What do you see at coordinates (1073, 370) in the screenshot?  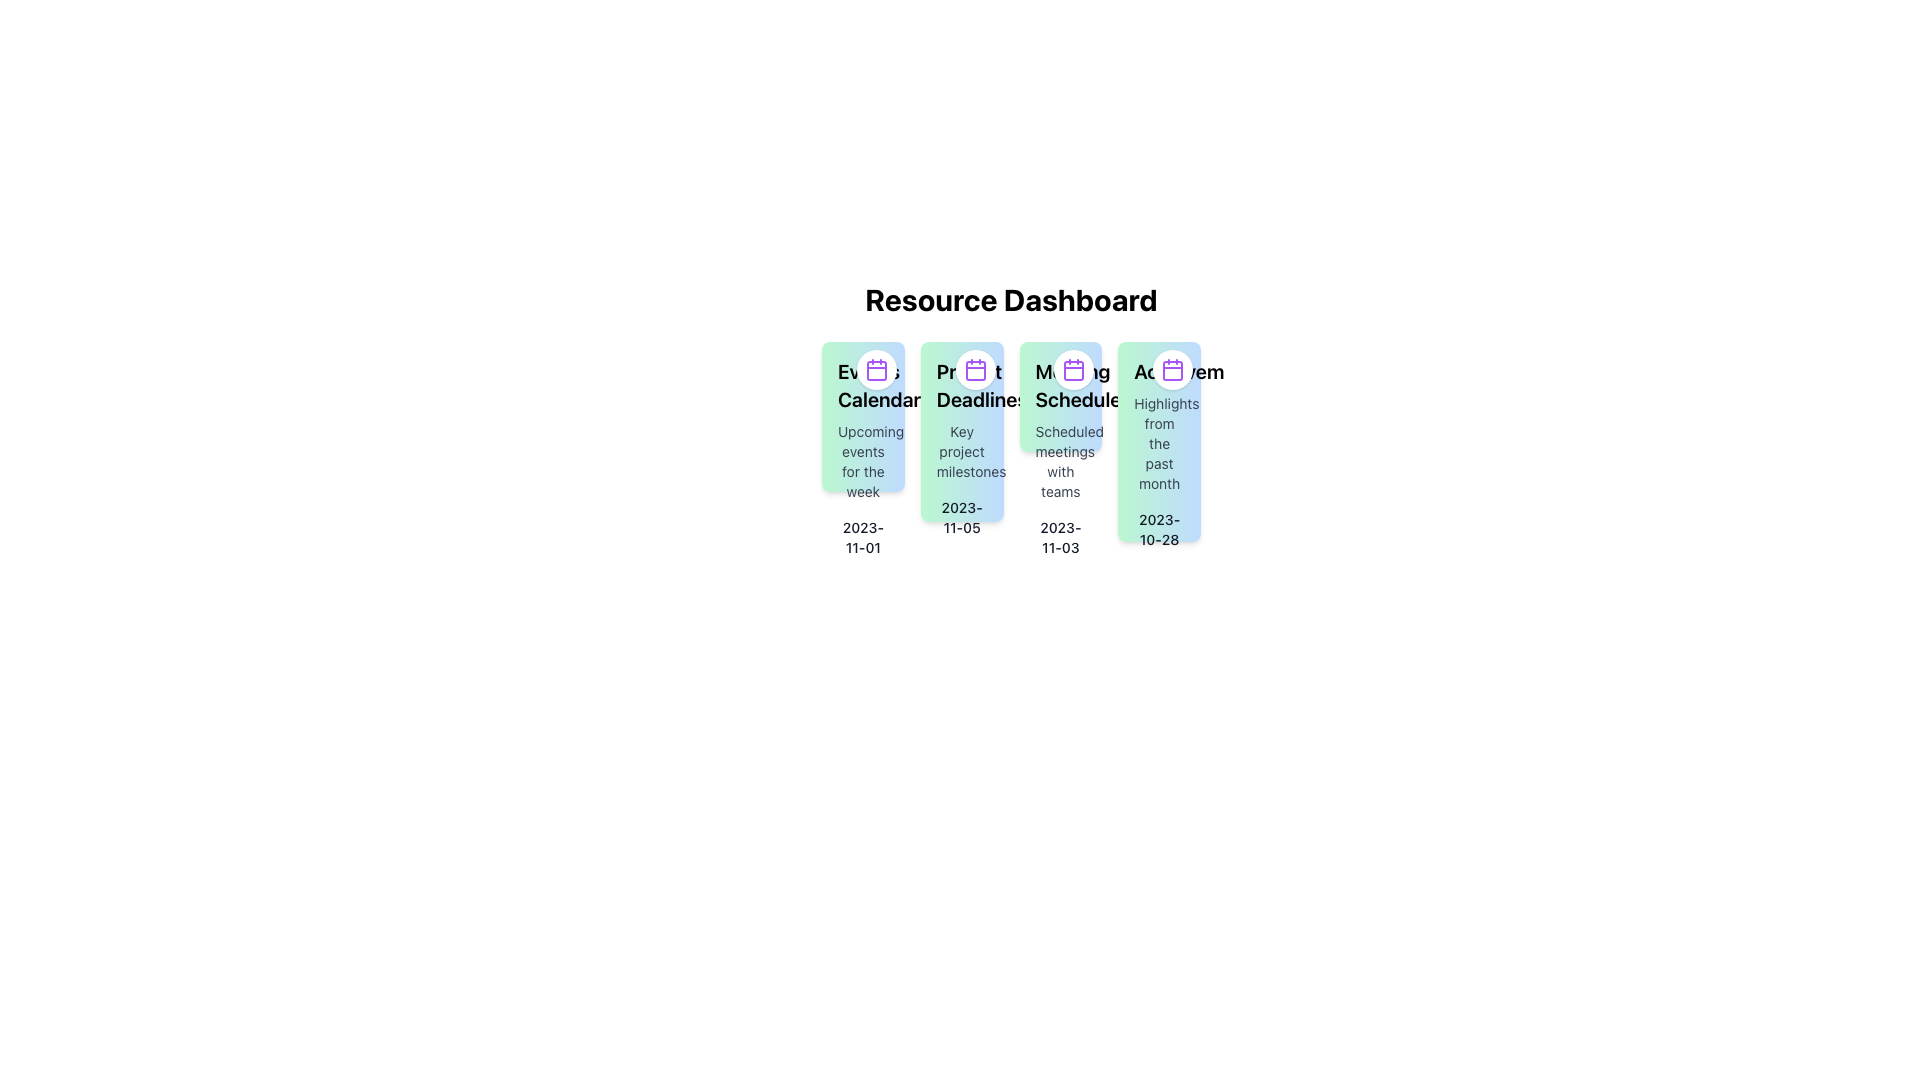 I see `the calendar icon located at the top-right corner of the 'Meeting Schedules' card` at bounding box center [1073, 370].